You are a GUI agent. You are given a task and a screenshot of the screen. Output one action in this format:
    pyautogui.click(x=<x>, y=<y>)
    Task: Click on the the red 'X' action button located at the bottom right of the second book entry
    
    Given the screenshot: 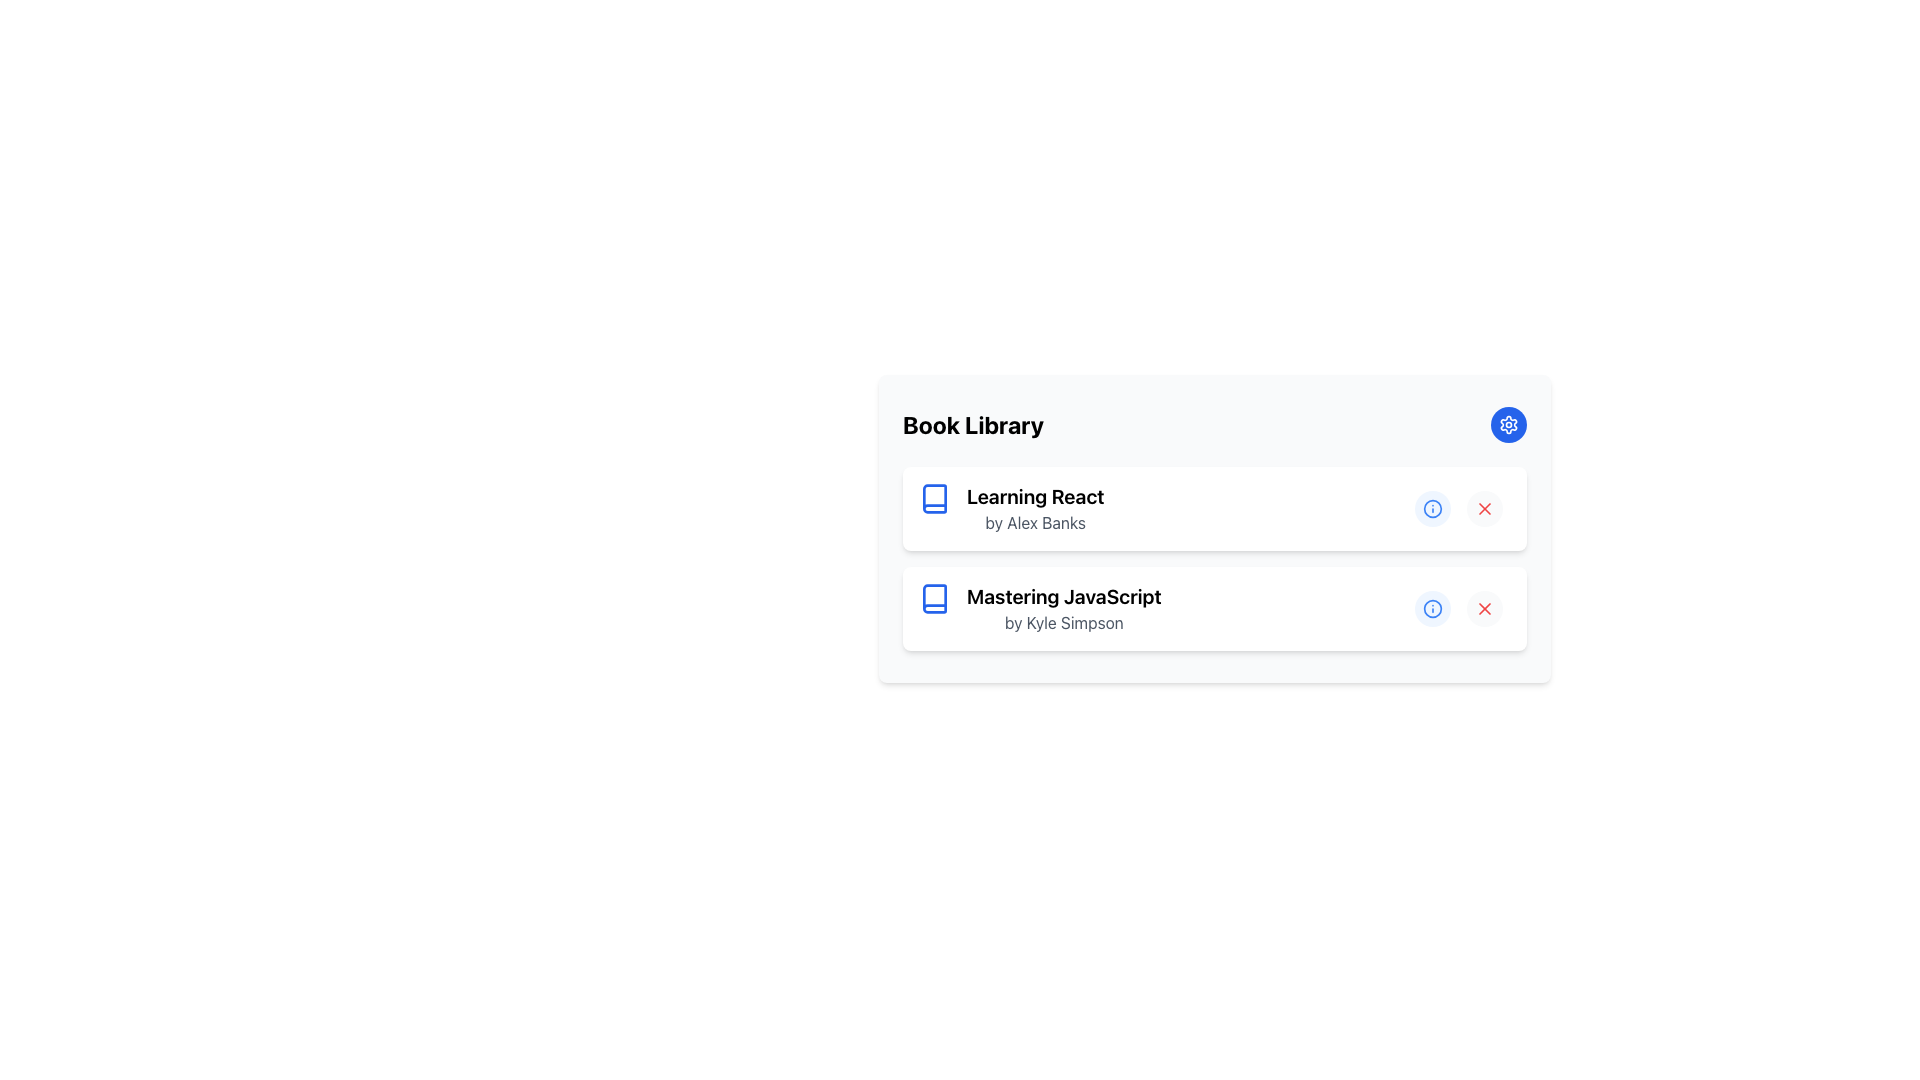 What is the action you would take?
    pyautogui.click(x=1484, y=608)
    